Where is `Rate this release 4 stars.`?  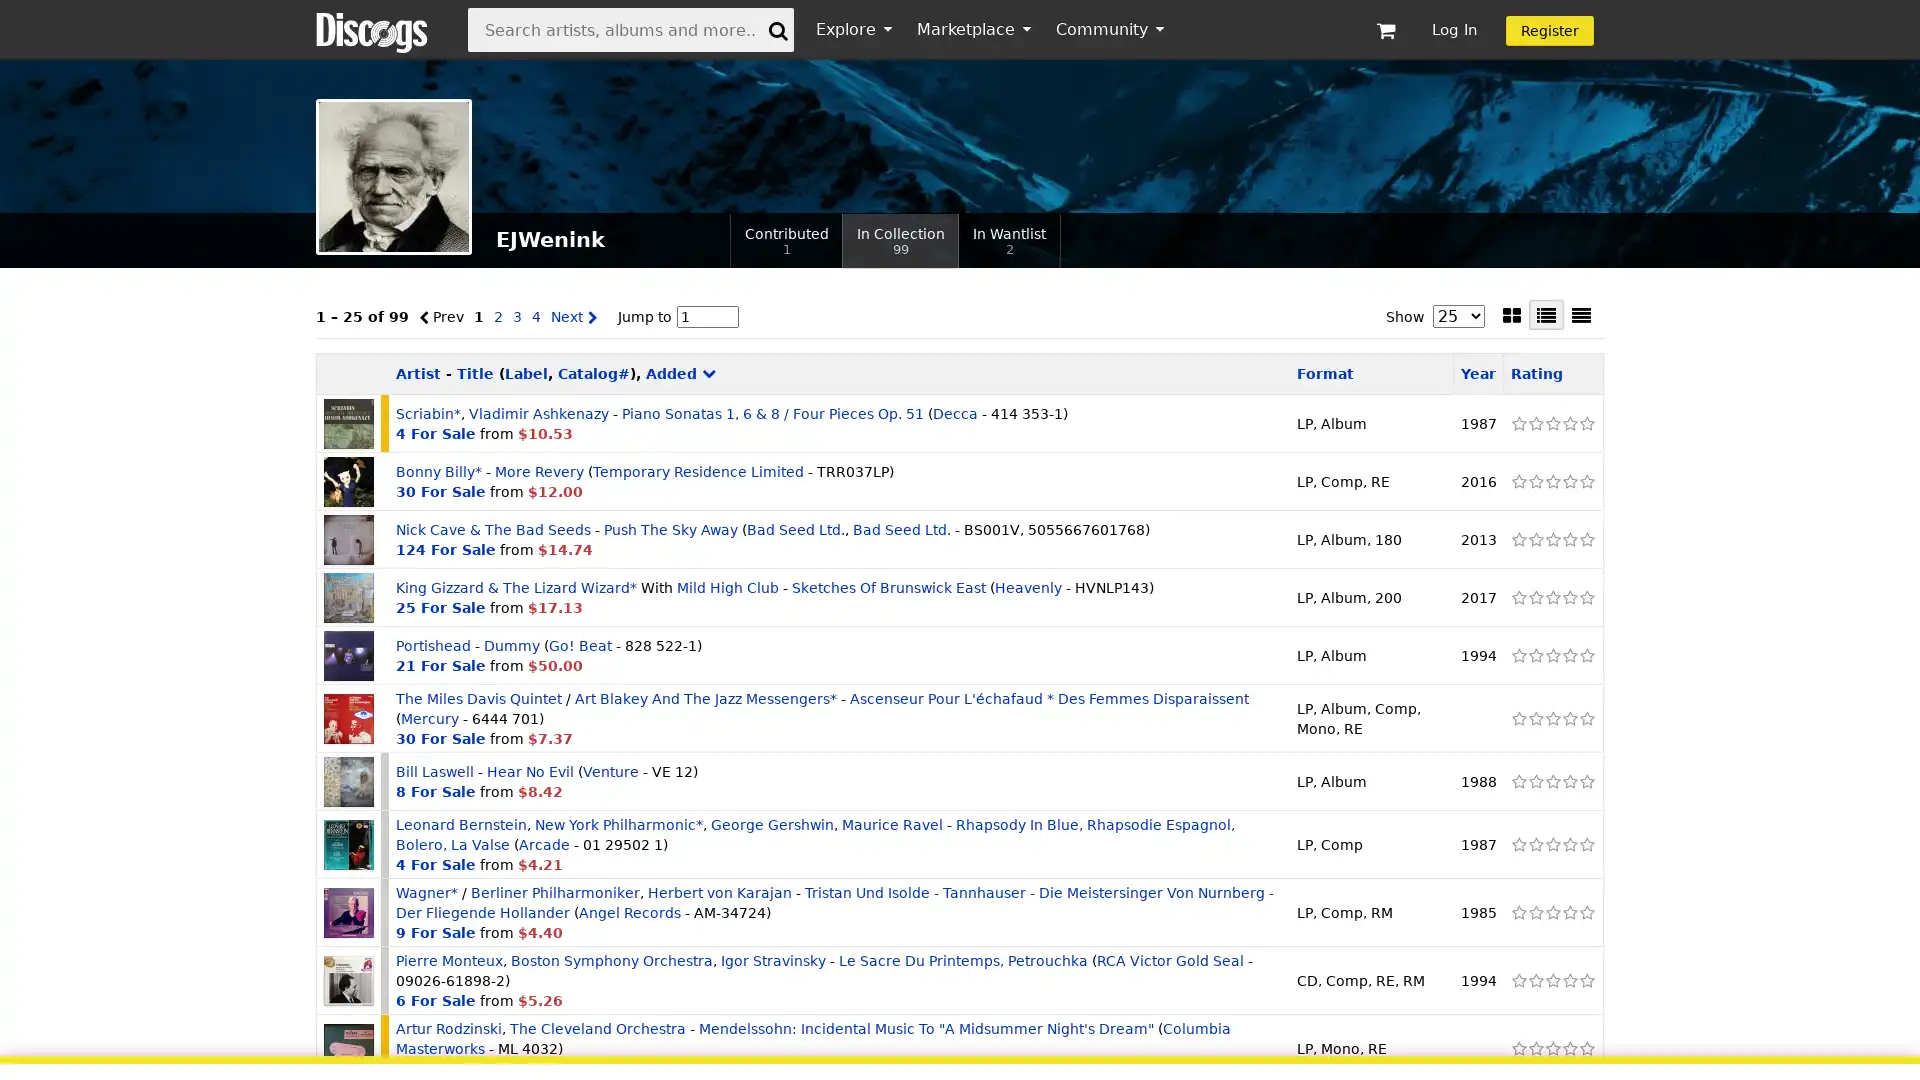
Rate this release 4 stars. is located at coordinates (1568, 540).